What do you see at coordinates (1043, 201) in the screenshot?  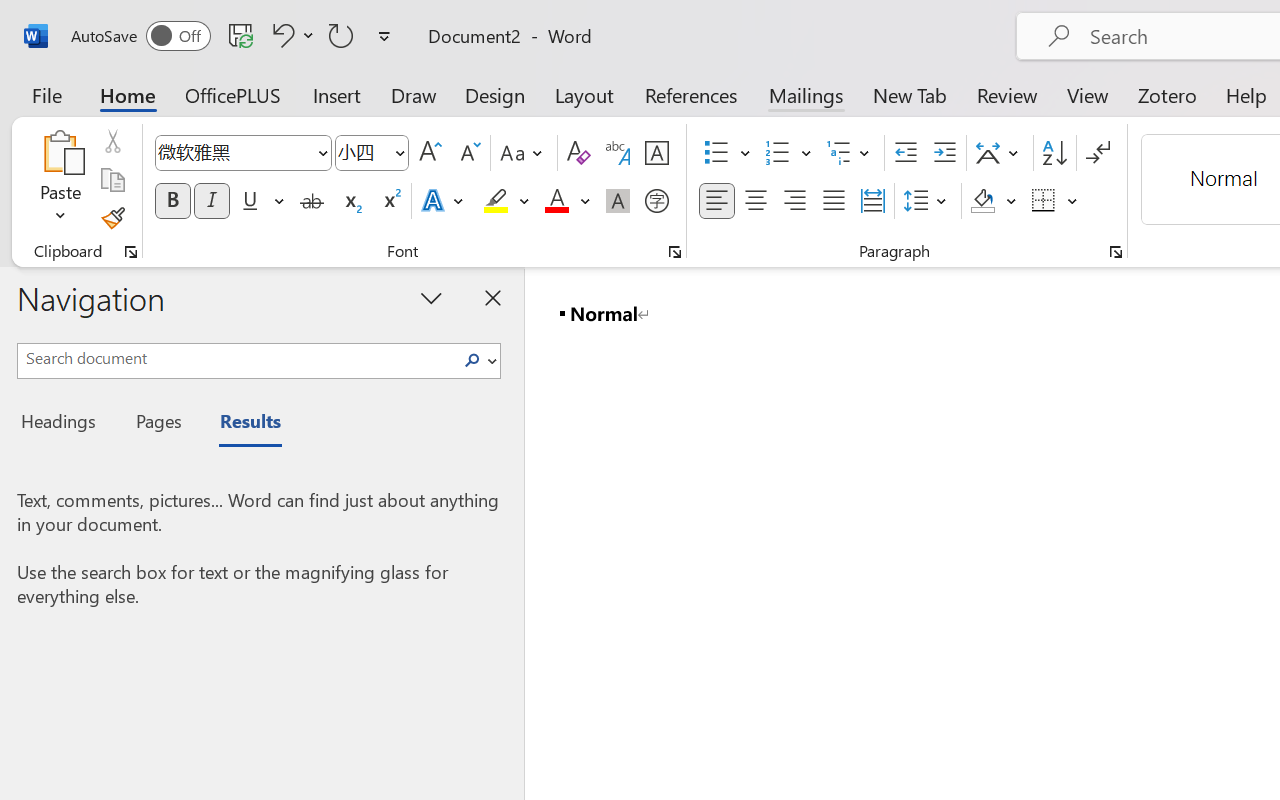 I see `'Borders'` at bounding box center [1043, 201].